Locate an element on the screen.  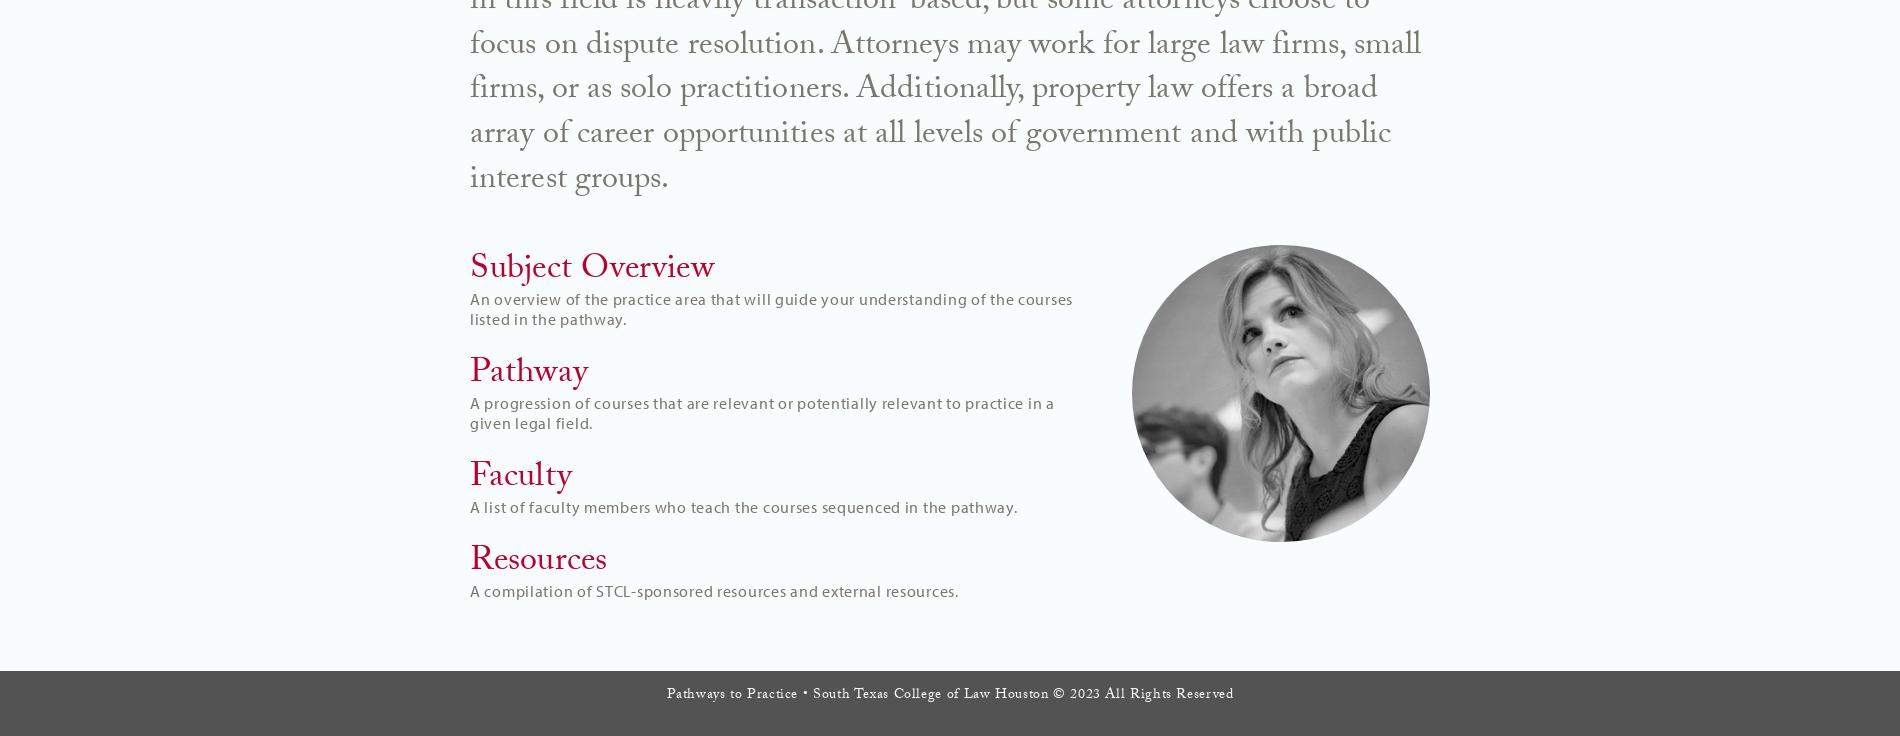
'An overview of the practice area that will guide your understanding of the courses listed in the pathway.' is located at coordinates (770, 307).